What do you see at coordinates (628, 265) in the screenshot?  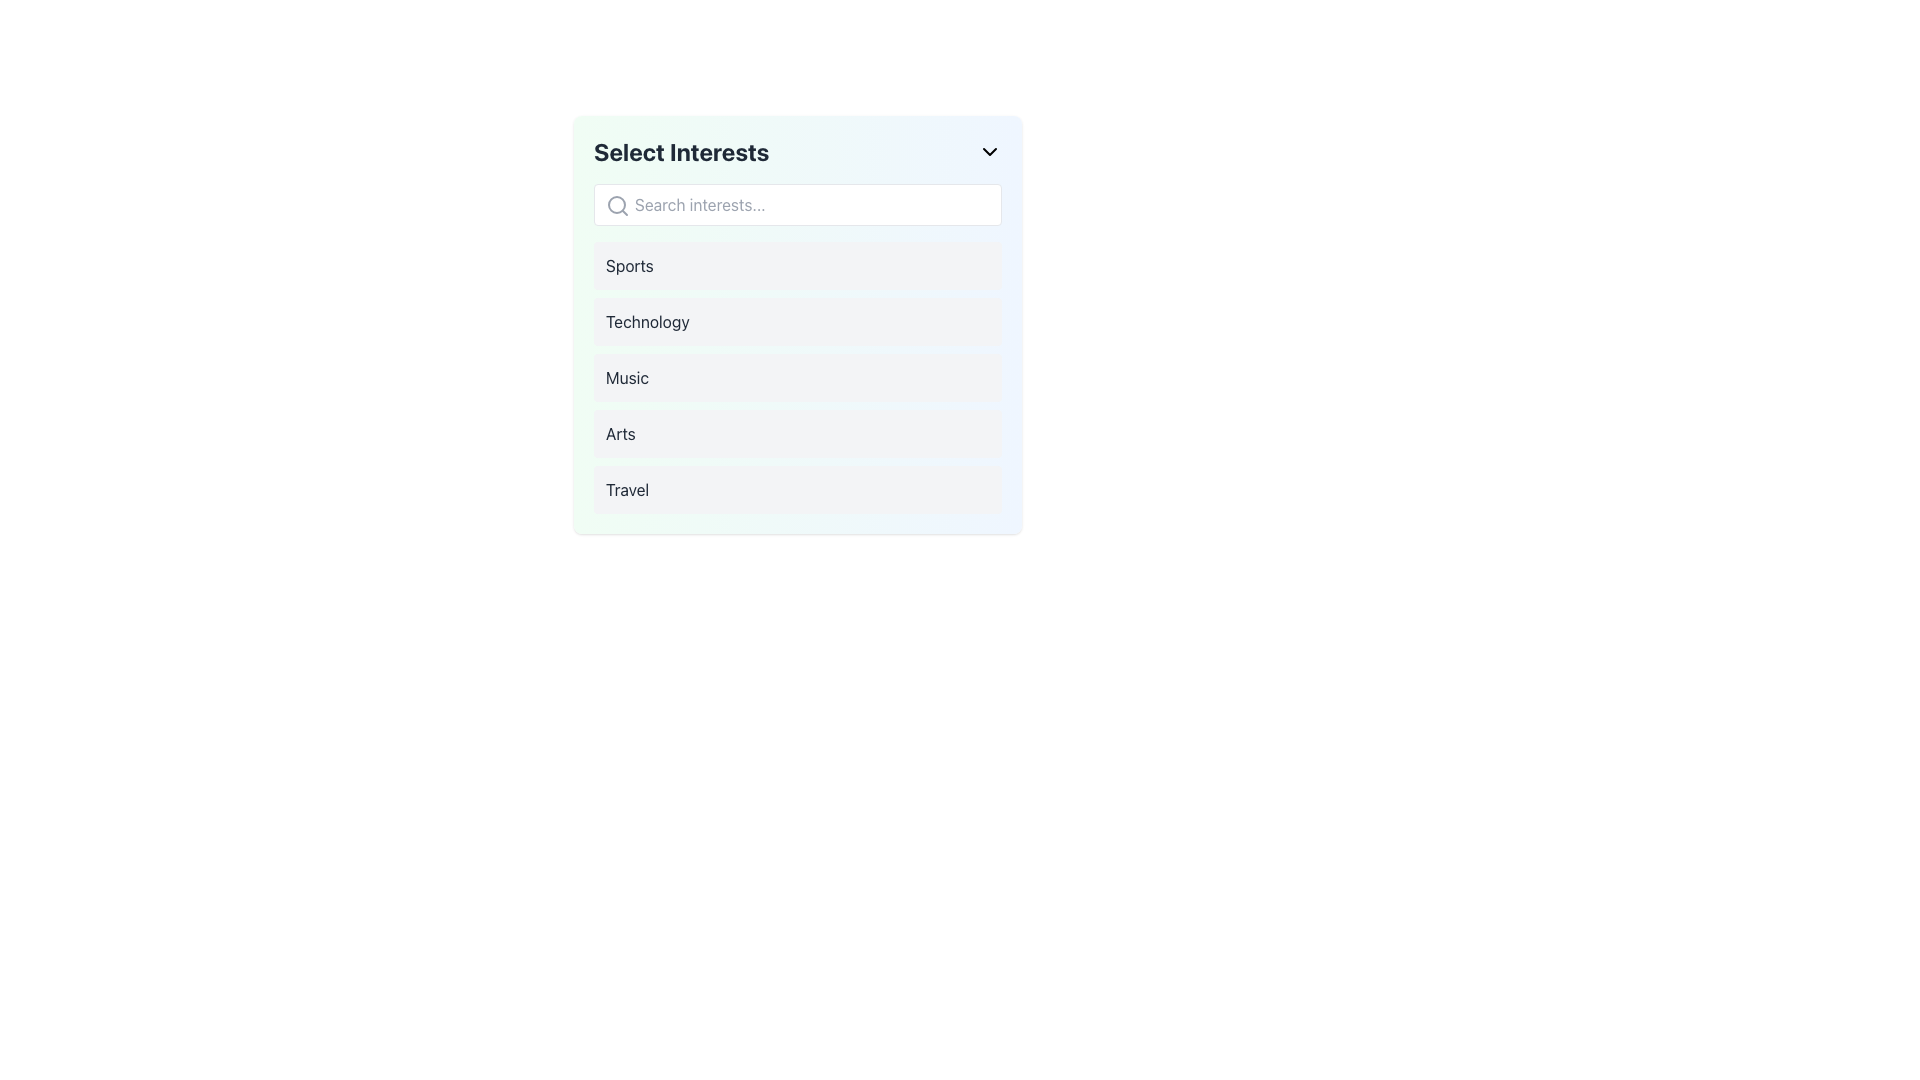 I see `text of the 'Sports' selectable label located in the first row under the search field within the 'Select Interests' panel` at bounding box center [628, 265].